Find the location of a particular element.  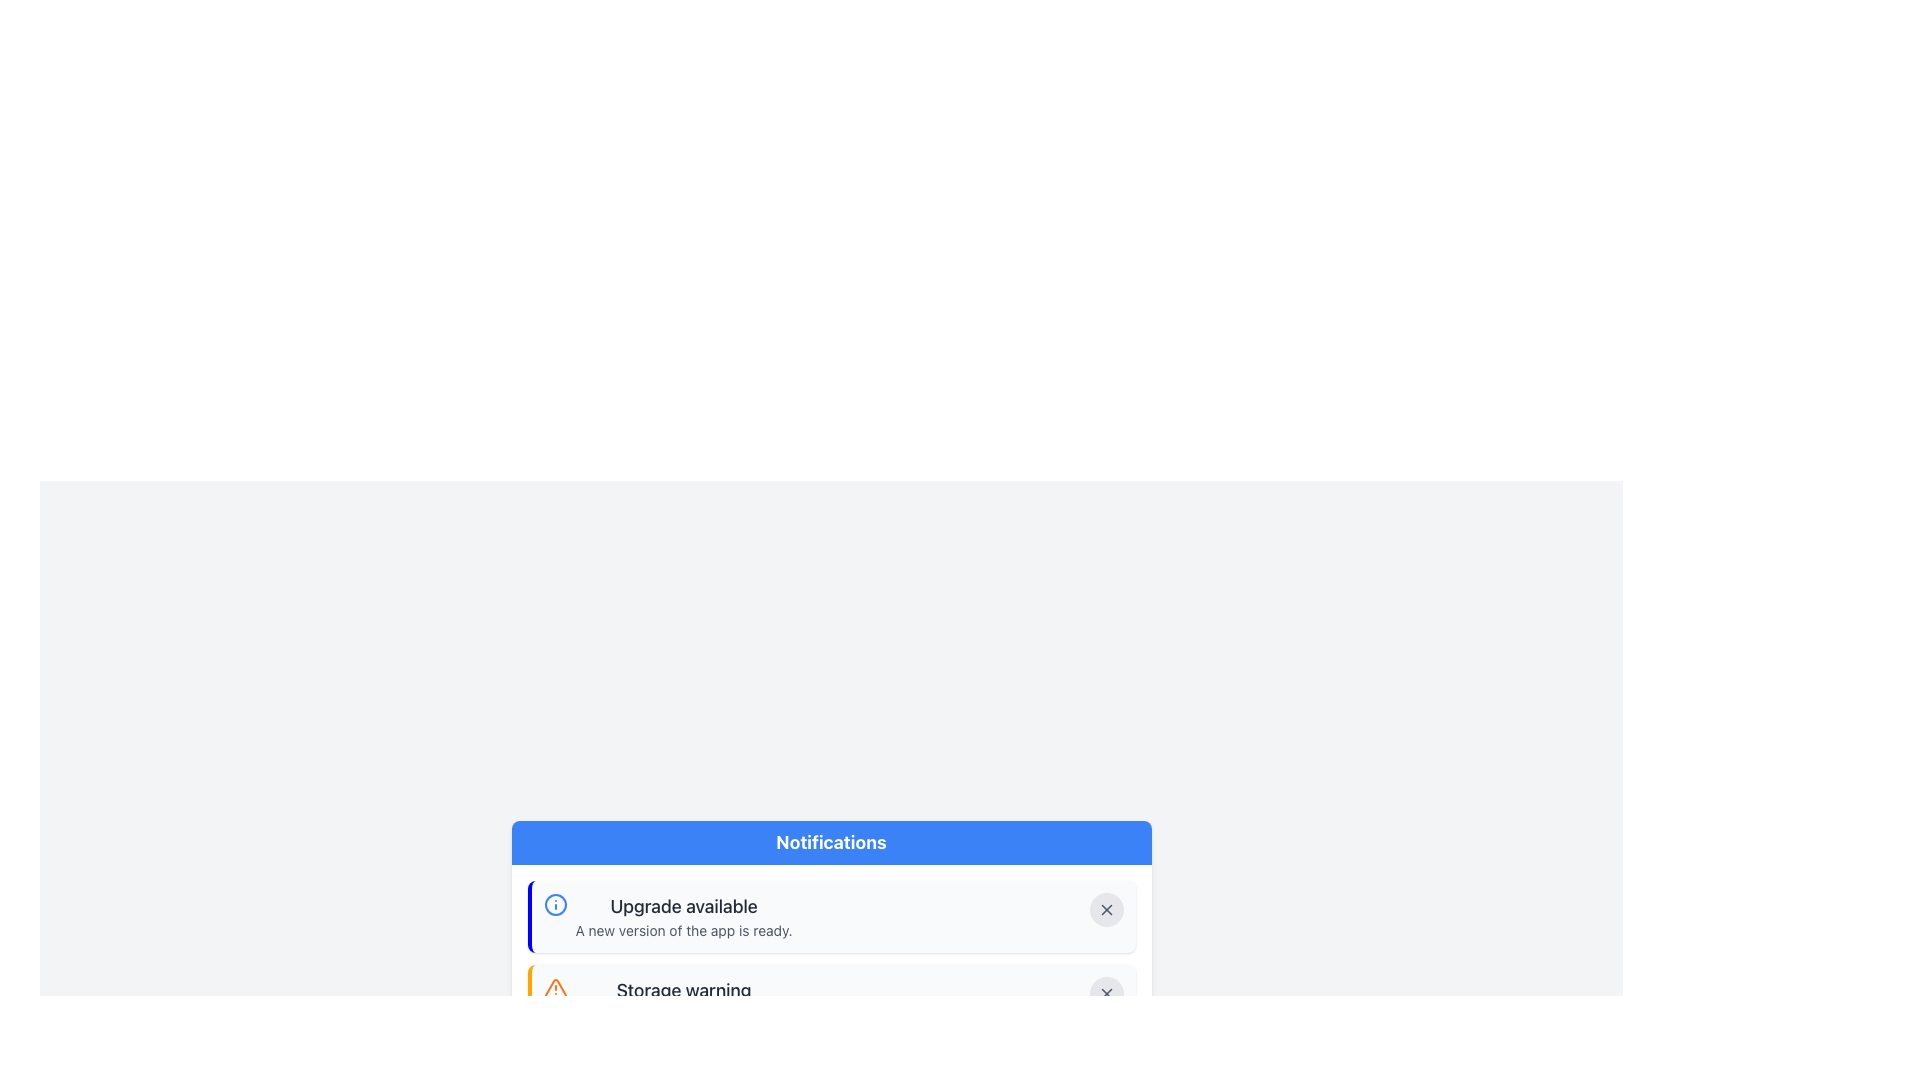

the interactive Notification Text element that displays 'Upgrade available' and 'A new version of the app is ready.' is located at coordinates (684, 917).